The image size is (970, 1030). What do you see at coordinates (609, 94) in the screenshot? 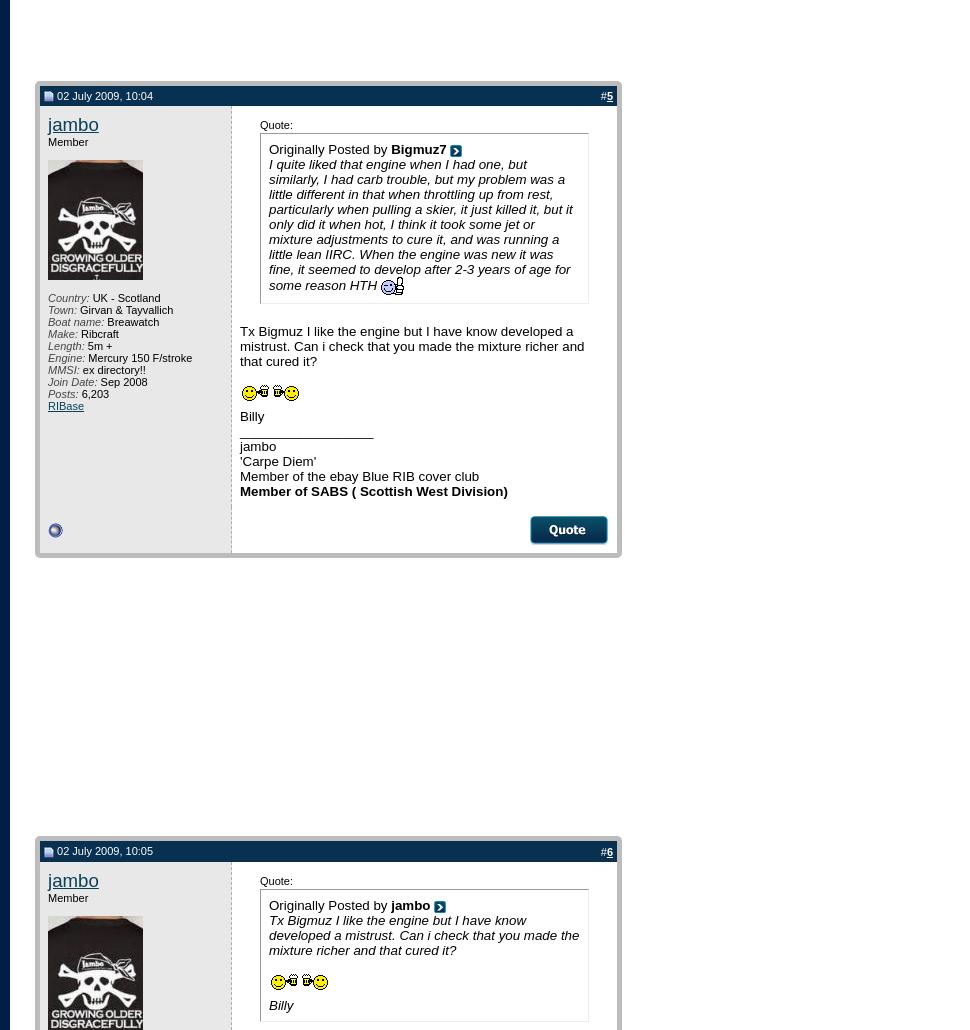
I see `'5'` at bounding box center [609, 94].